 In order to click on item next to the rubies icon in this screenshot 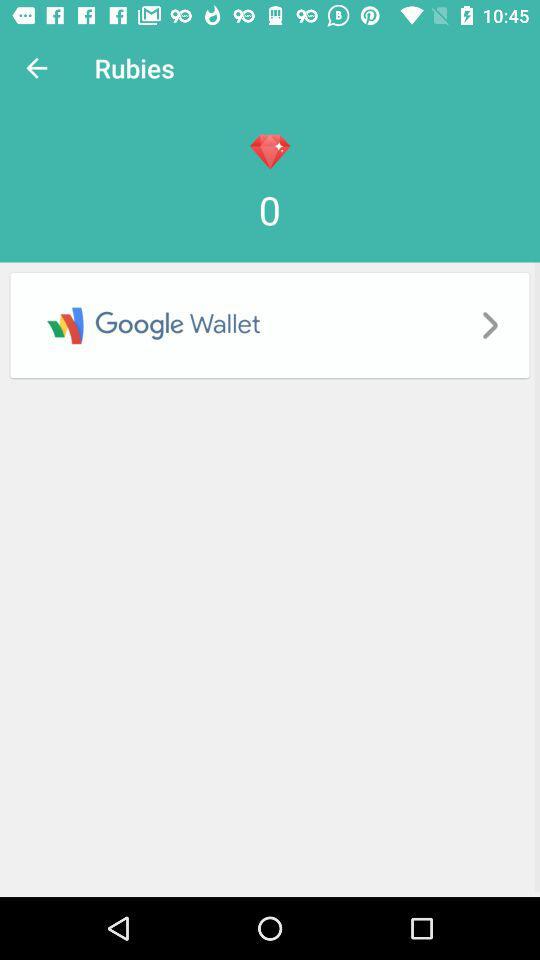, I will do `click(36, 68)`.